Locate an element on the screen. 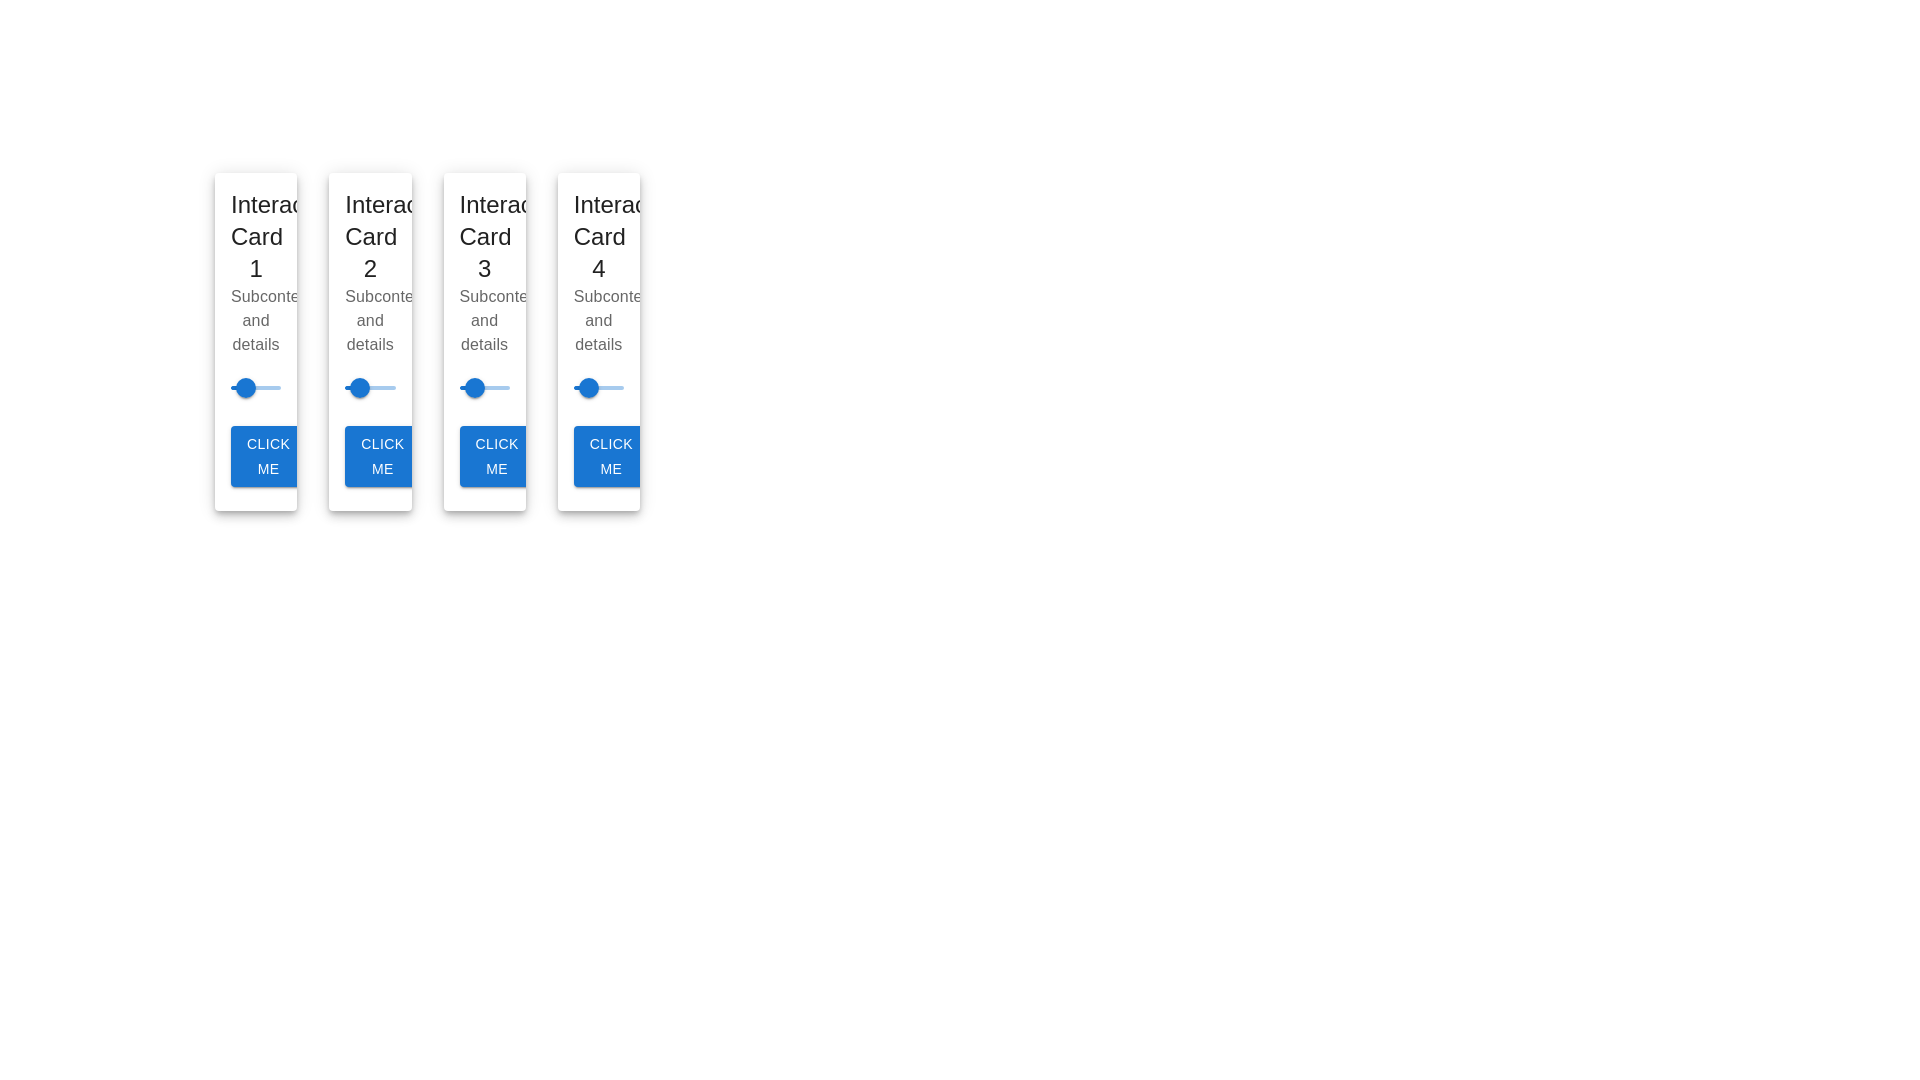 Image resolution: width=1920 pixels, height=1080 pixels. the button located at the bottom of 'Interactive Card 3' is located at coordinates (497, 456).